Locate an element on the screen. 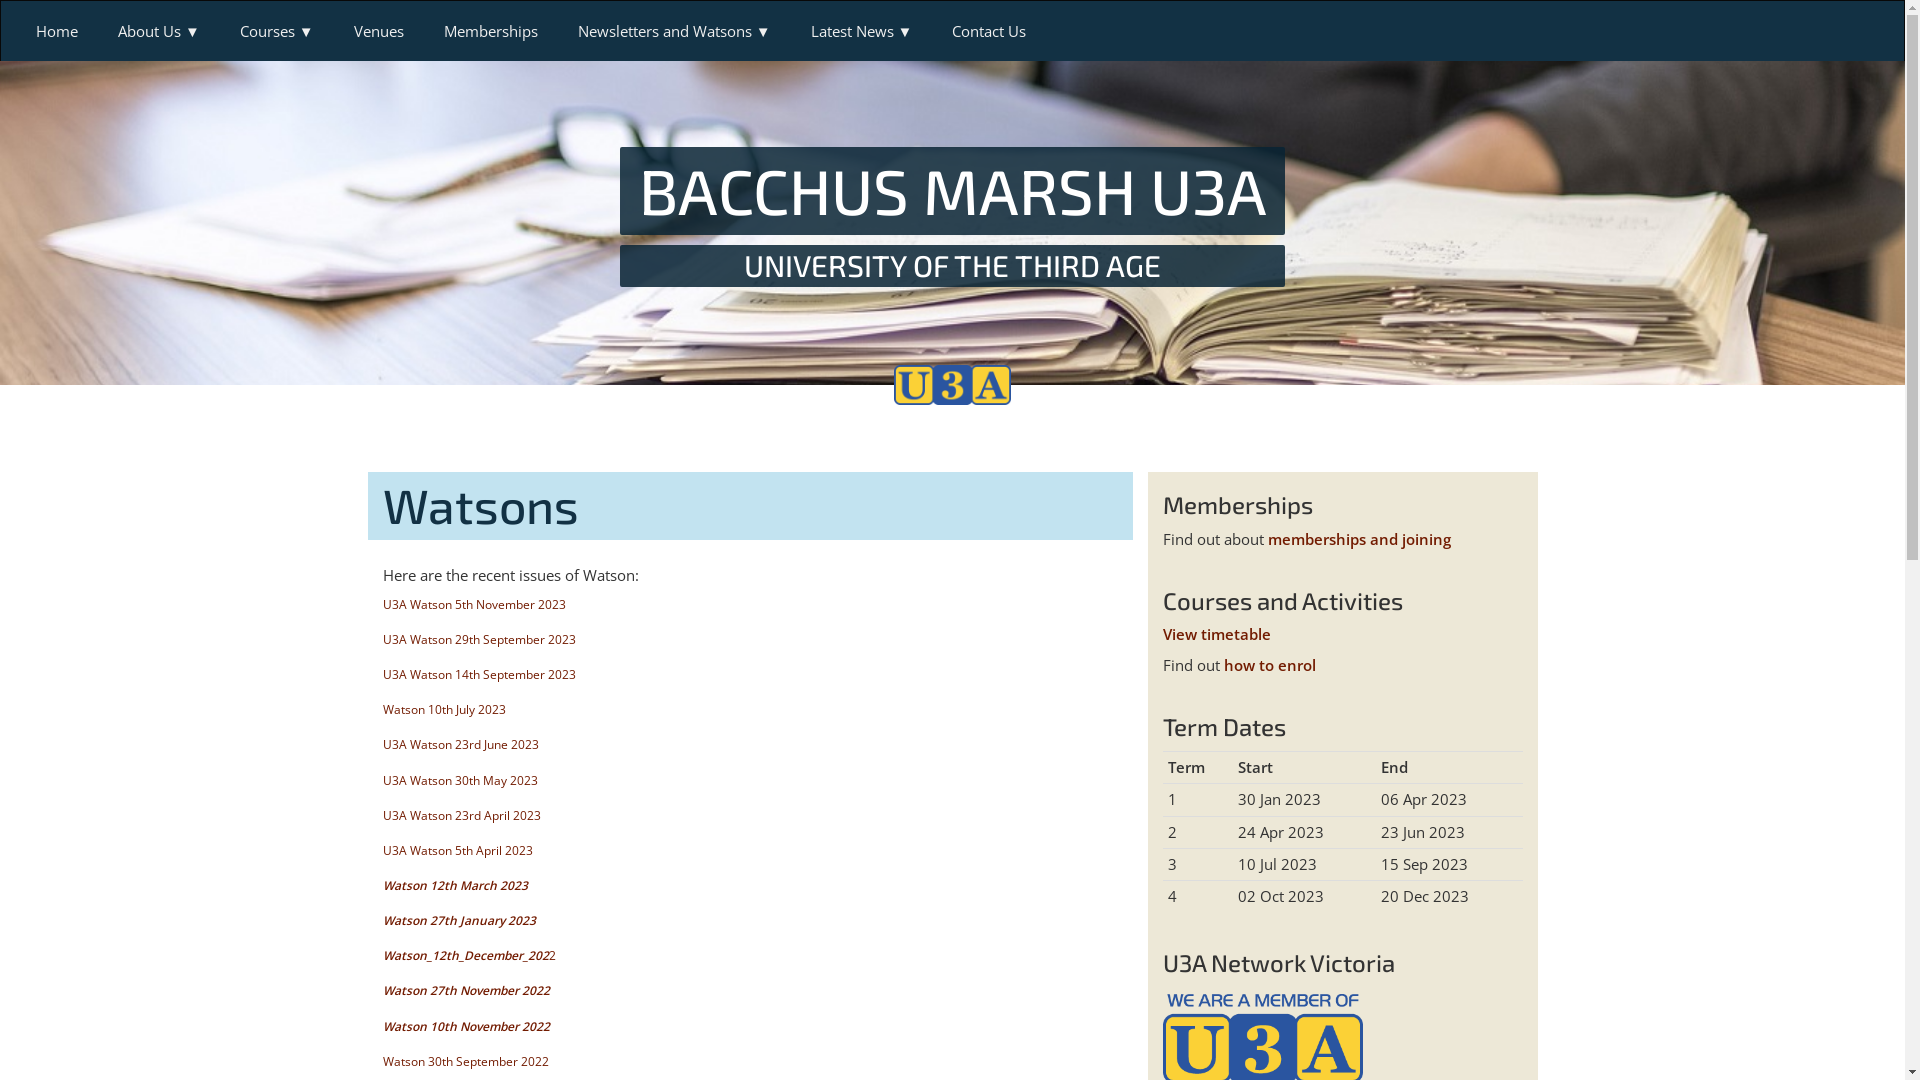 The image size is (1920, 1080). 'View timetable' is located at coordinates (1214, 633).